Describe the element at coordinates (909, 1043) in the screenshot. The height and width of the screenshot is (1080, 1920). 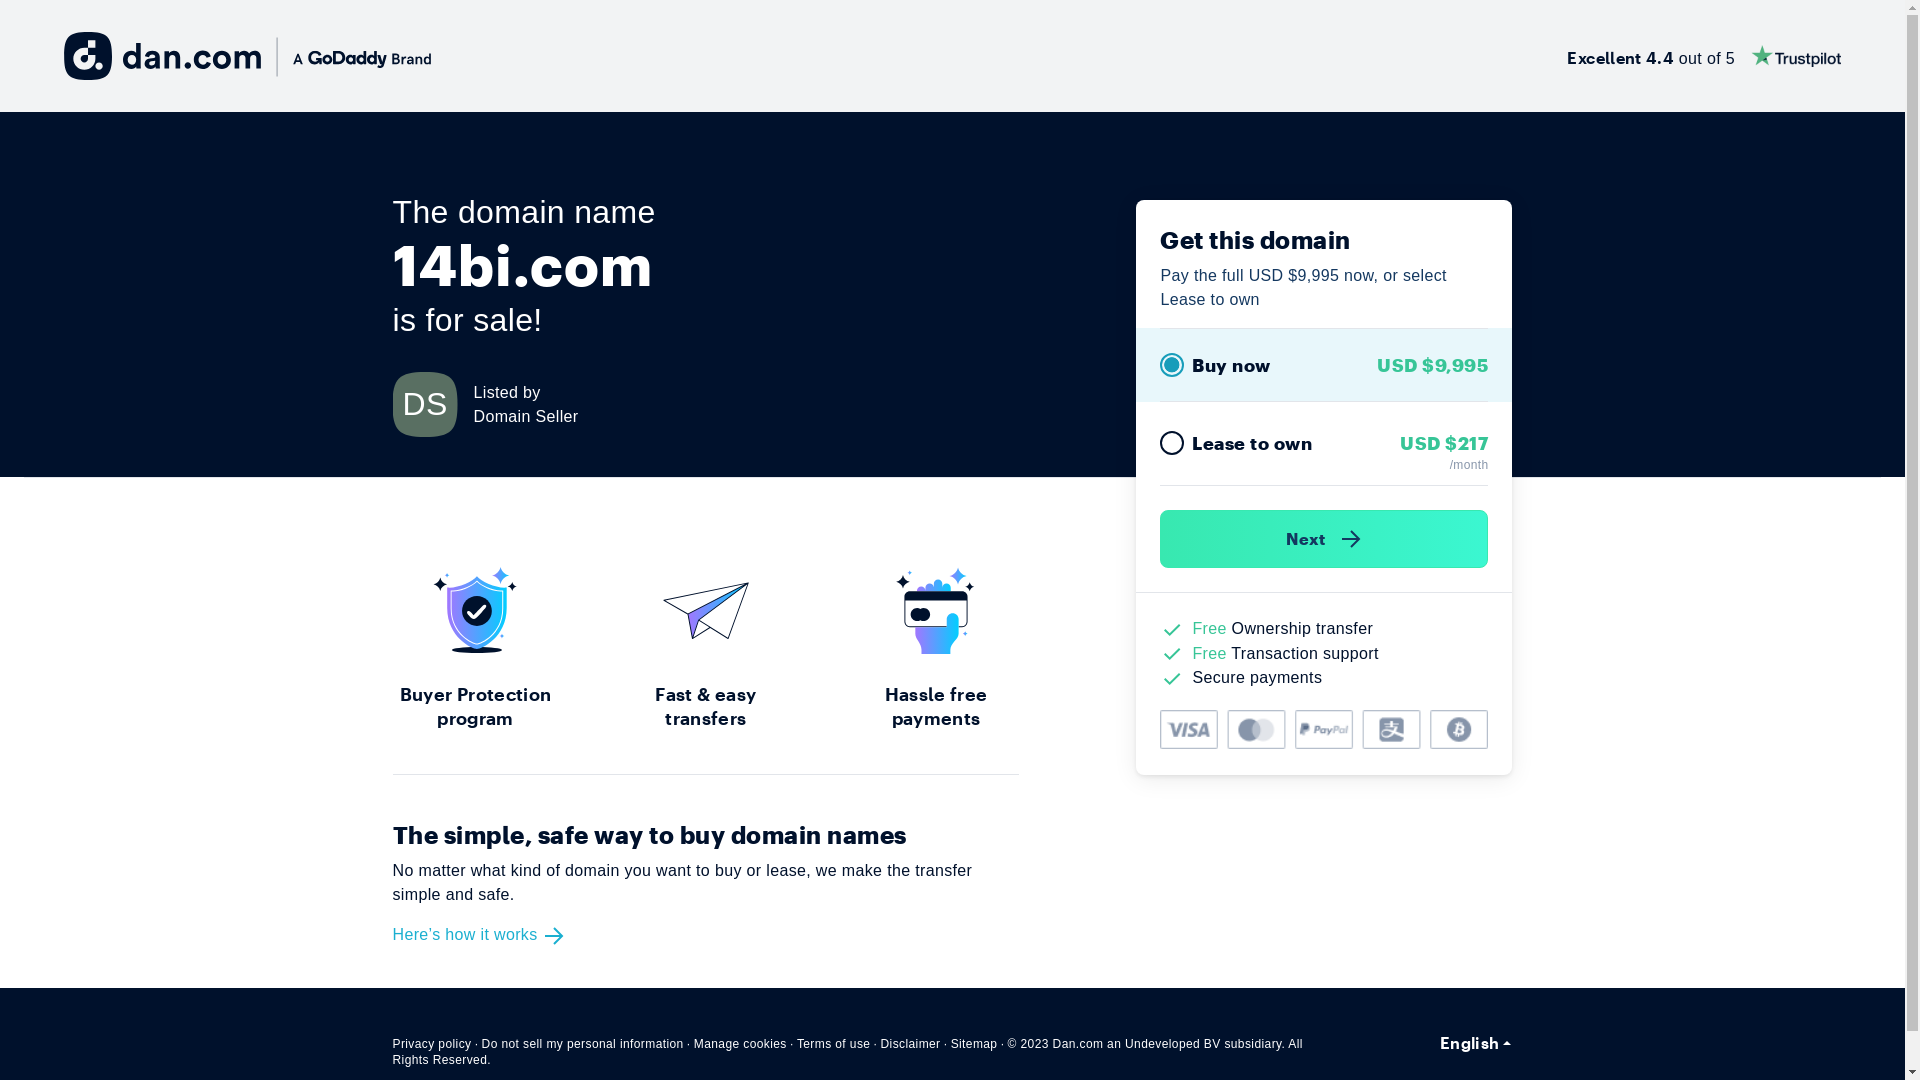
I see `'Disclaimer'` at that location.